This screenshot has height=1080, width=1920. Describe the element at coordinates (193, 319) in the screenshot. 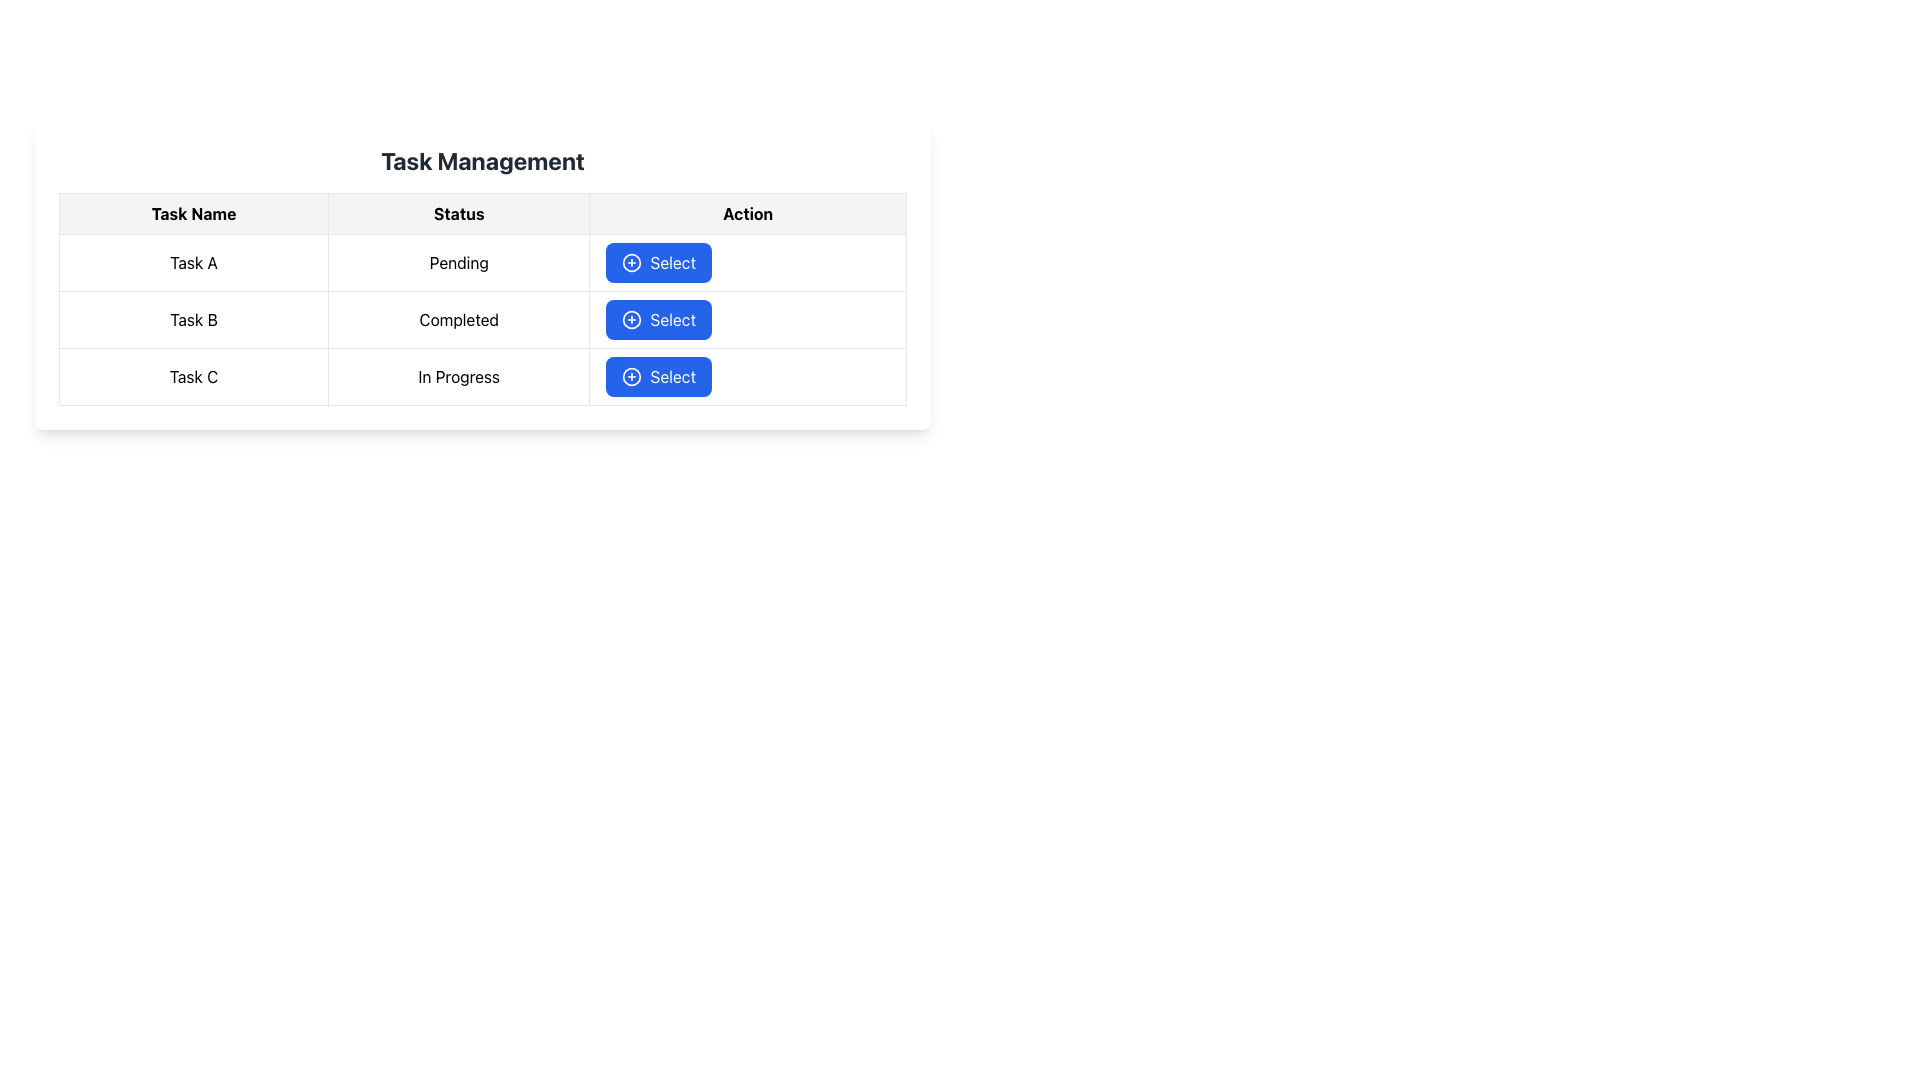

I see `the static text label reading 'Task B' located in the second row of a table under the 'Task Name' column, positioned between 'Task A' and 'Task C'` at that location.